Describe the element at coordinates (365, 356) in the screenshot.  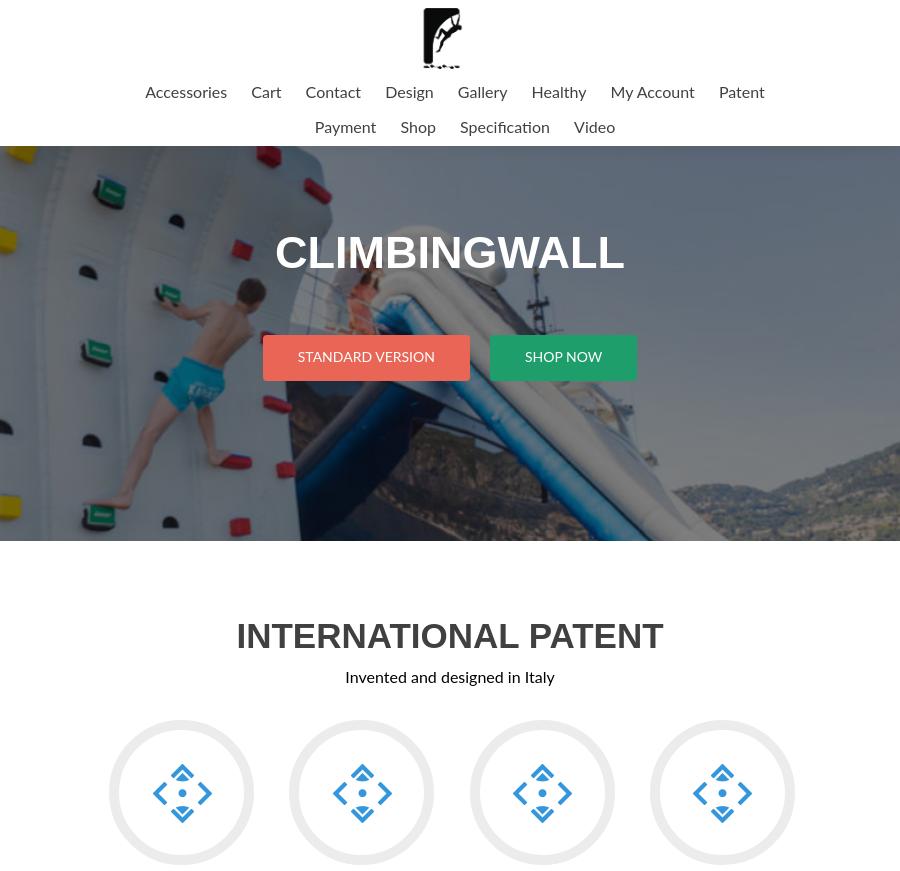
I see `'Standard Version'` at that location.